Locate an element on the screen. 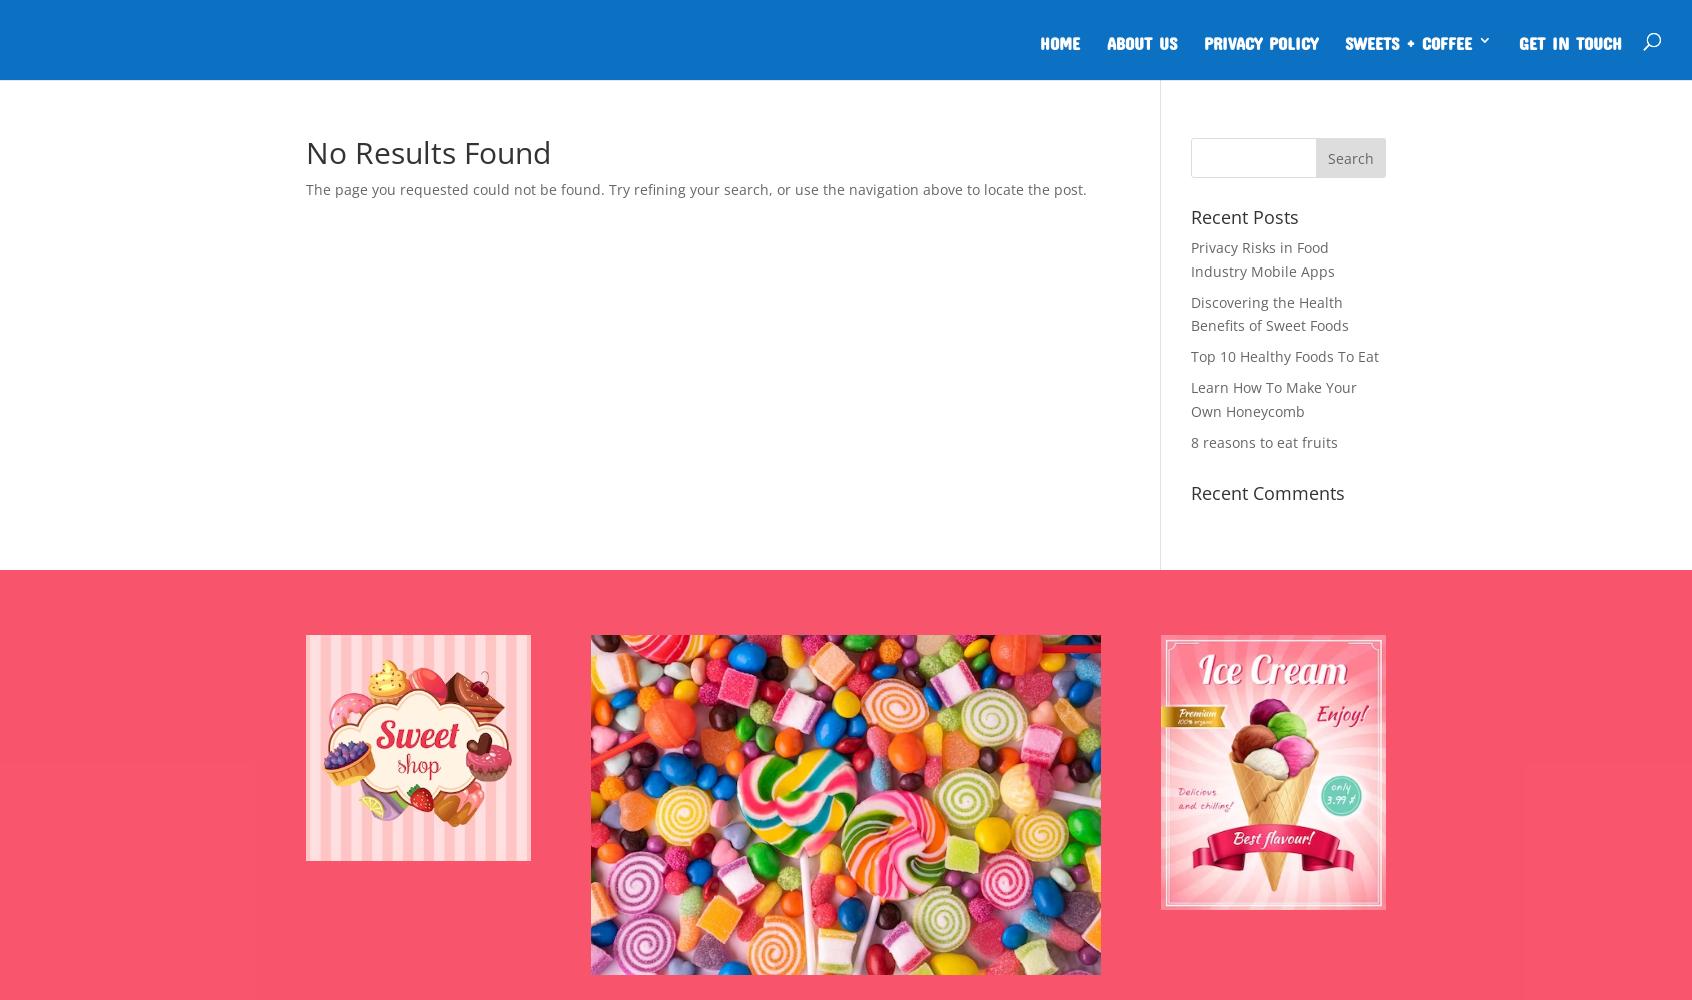 The width and height of the screenshot is (1692, 1000). 'Barista-Quality Coffee at Home' is located at coordinates (1446, 137).